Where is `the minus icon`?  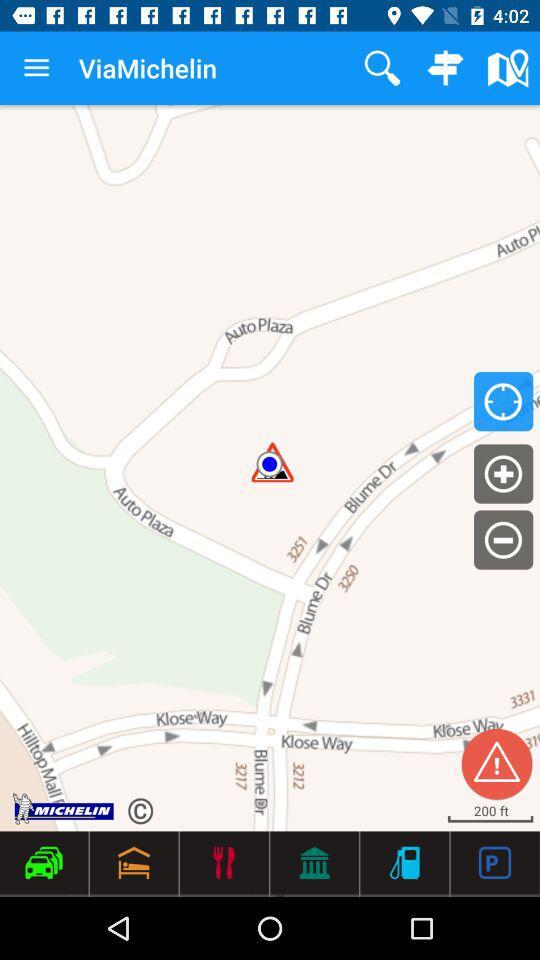 the minus icon is located at coordinates (502, 538).